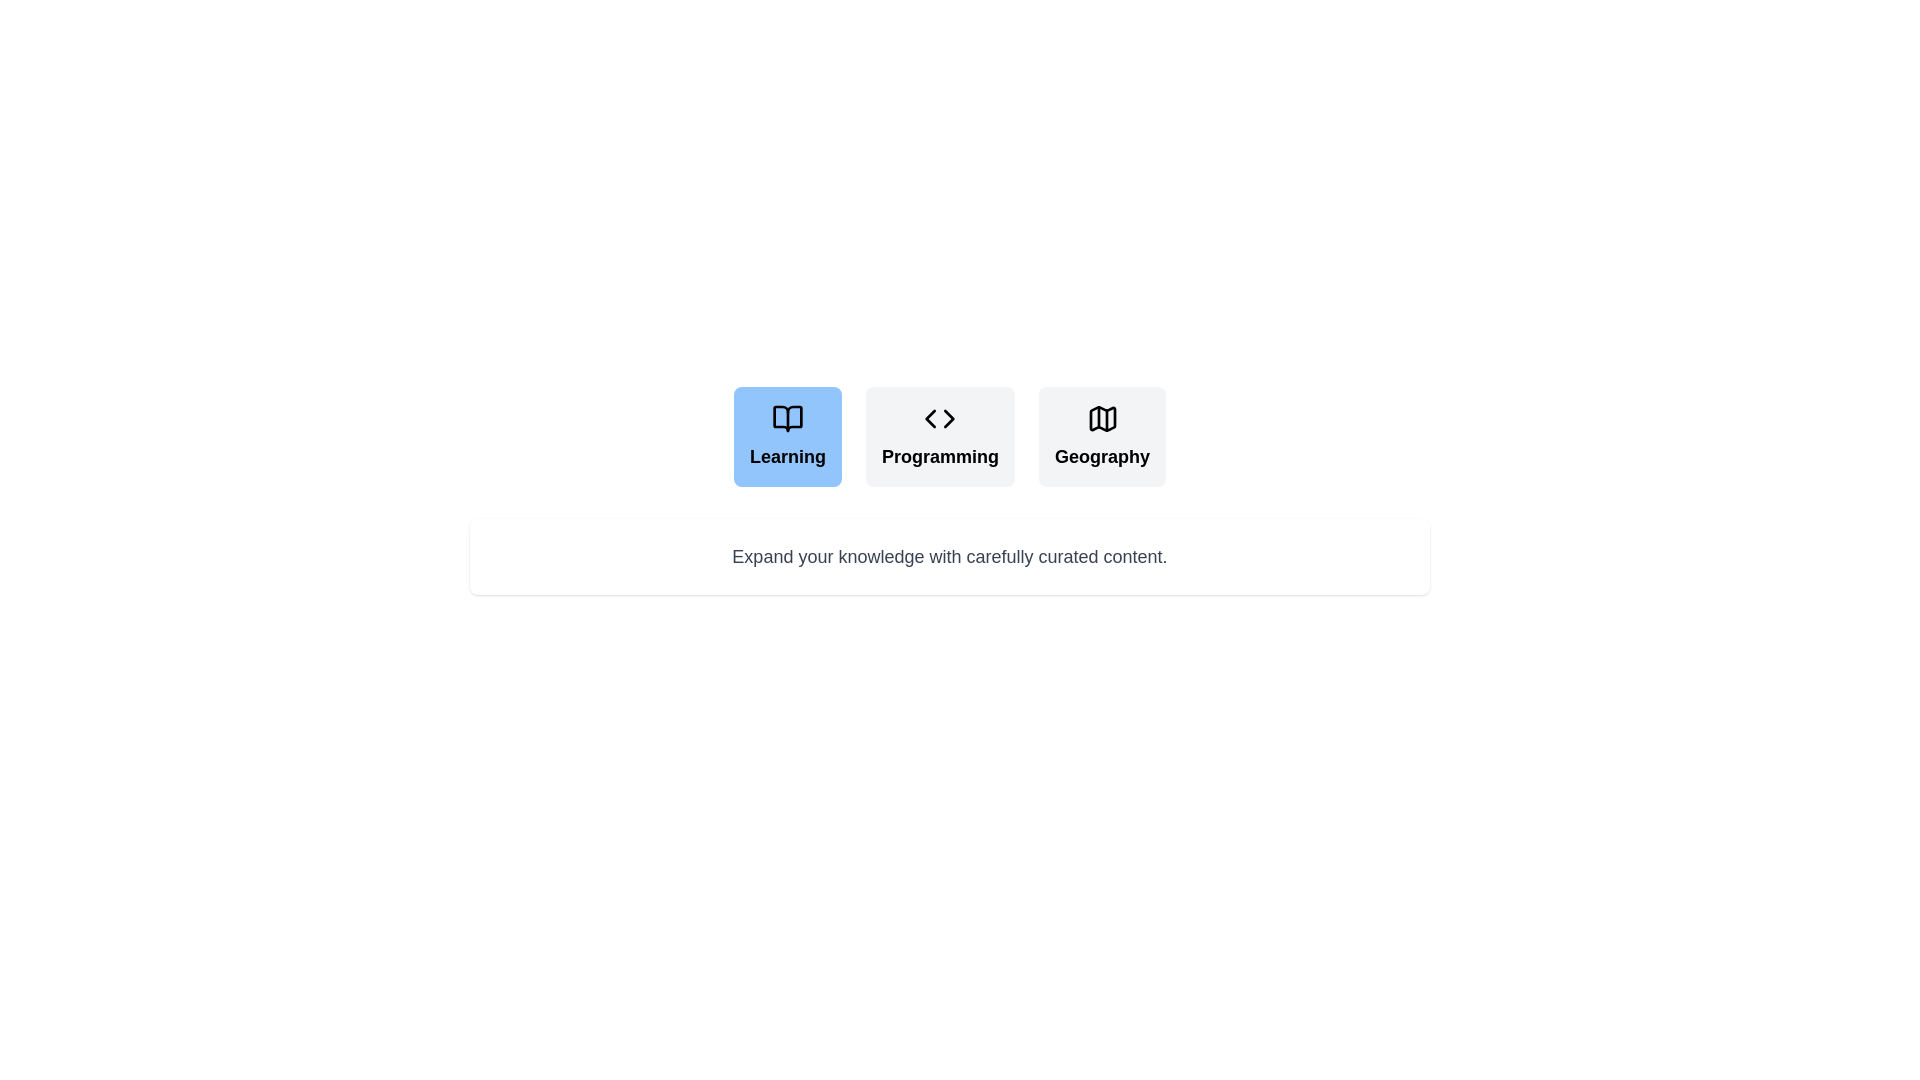 Image resolution: width=1920 pixels, height=1080 pixels. I want to click on the tab labeled Programming to switch to the corresponding content, so click(939, 435).